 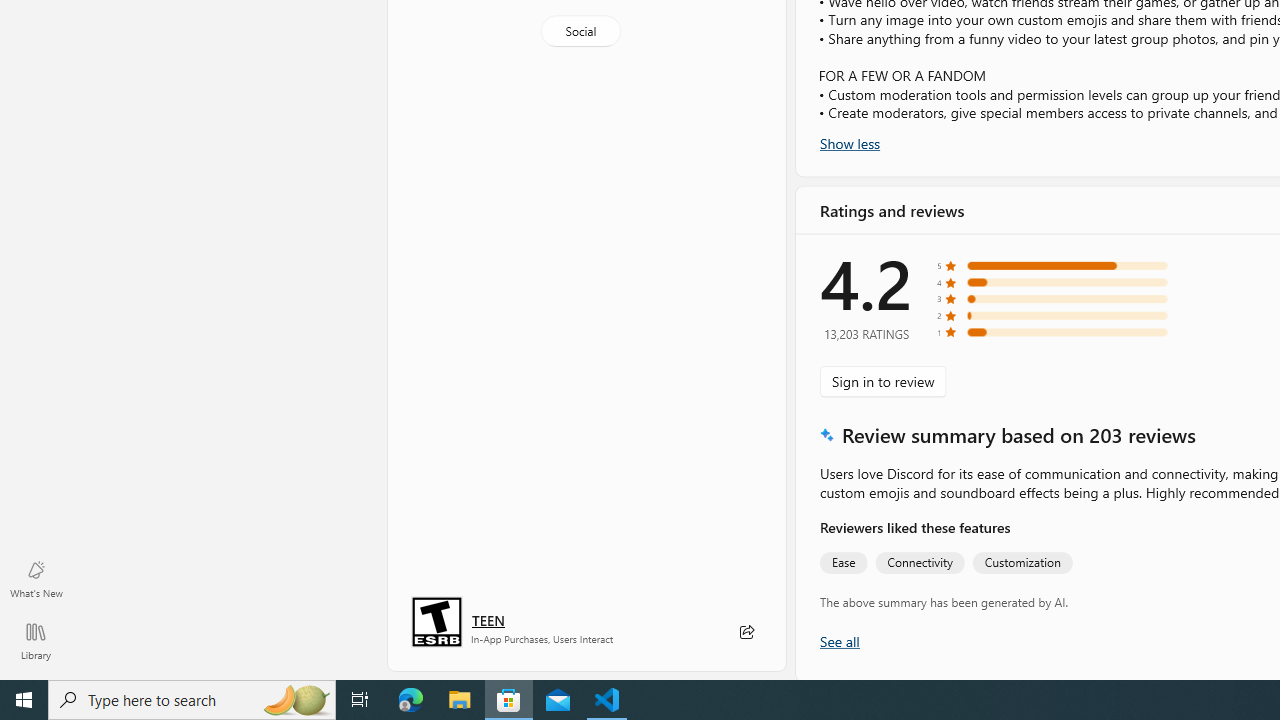 I want to click on 'Show all ratings and reviews', so click(x=839, y=640).